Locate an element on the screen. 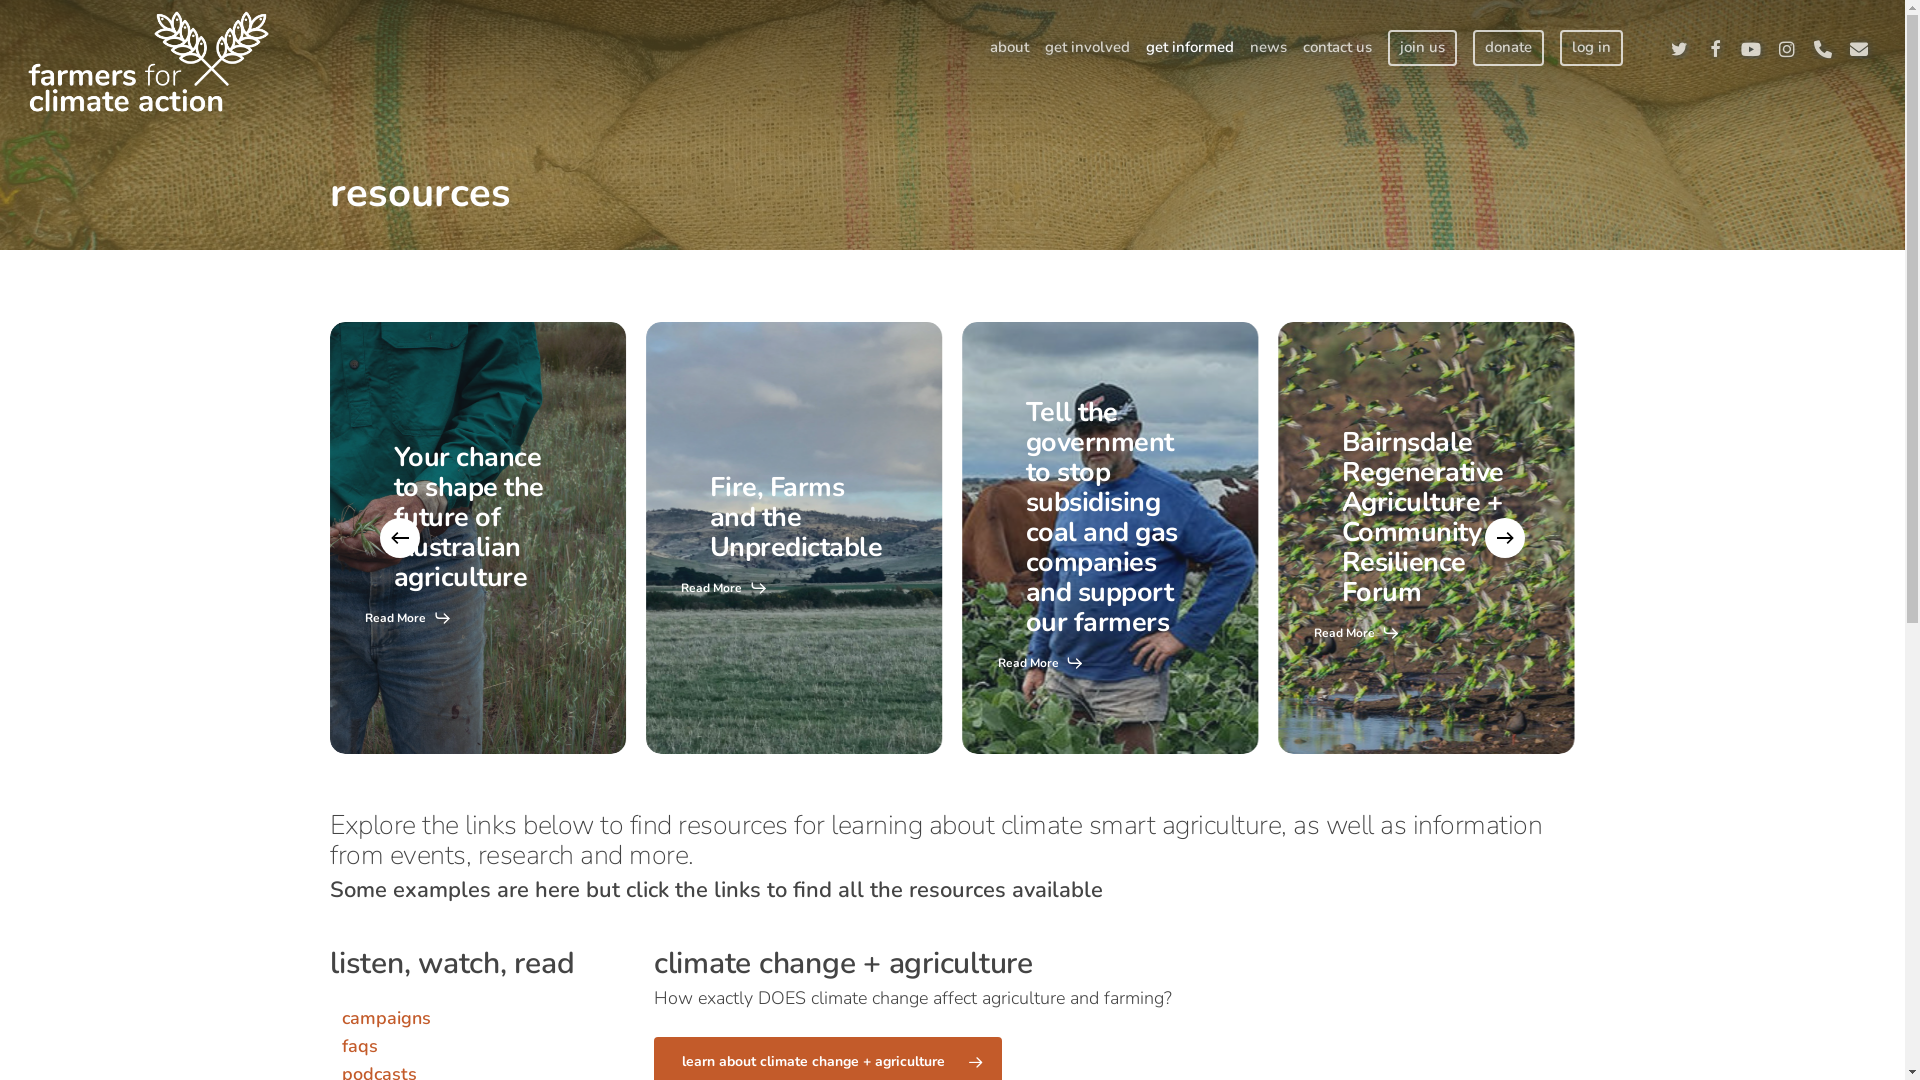 This screenshot has height=1080, width=1920. 'youtube' is located at coordinates (1750, 46).